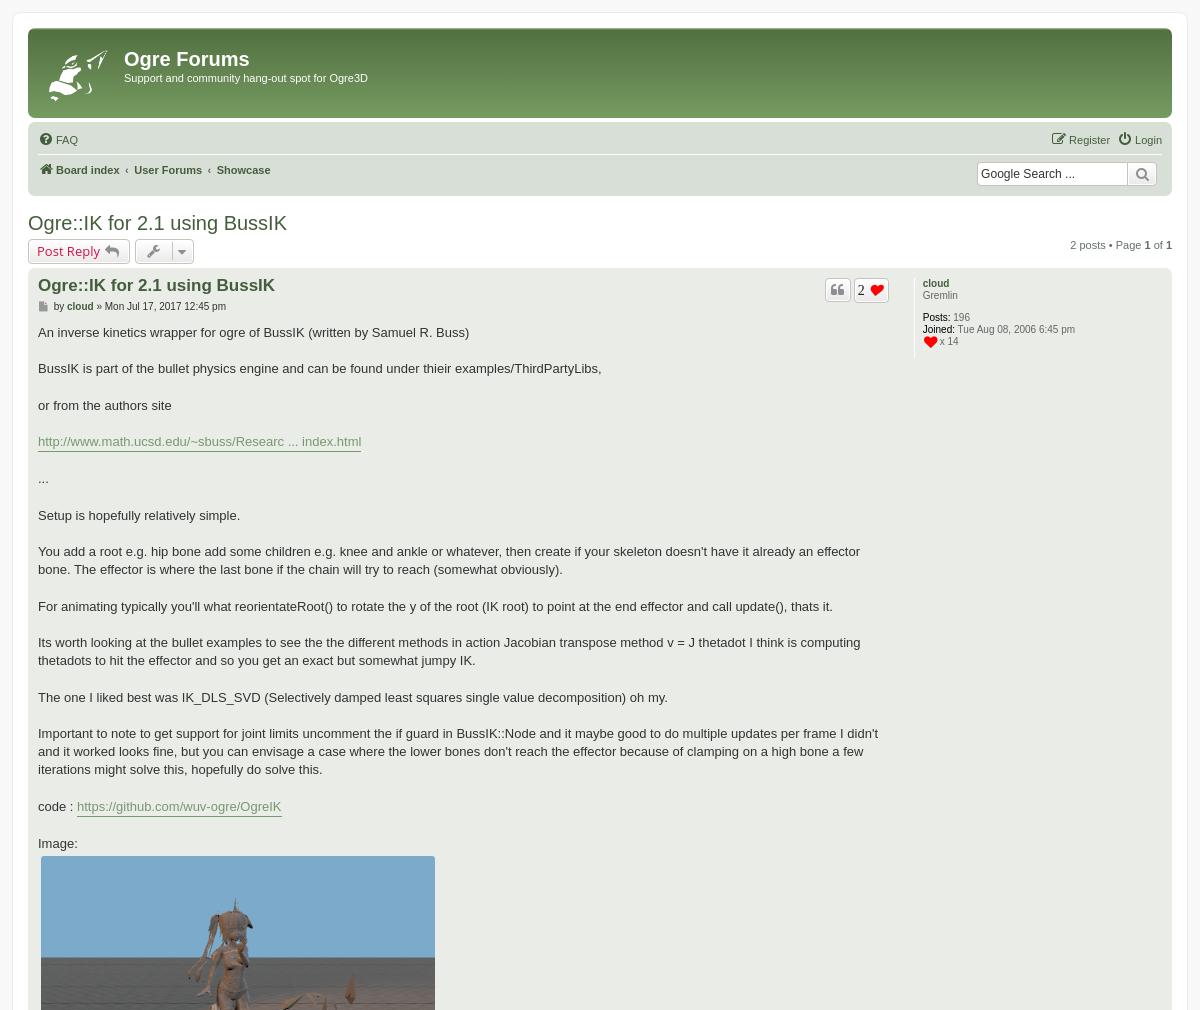 Image resolution: width=1200 pixels, height=1010 pixels. I want to click on '2', so click(859, 288).